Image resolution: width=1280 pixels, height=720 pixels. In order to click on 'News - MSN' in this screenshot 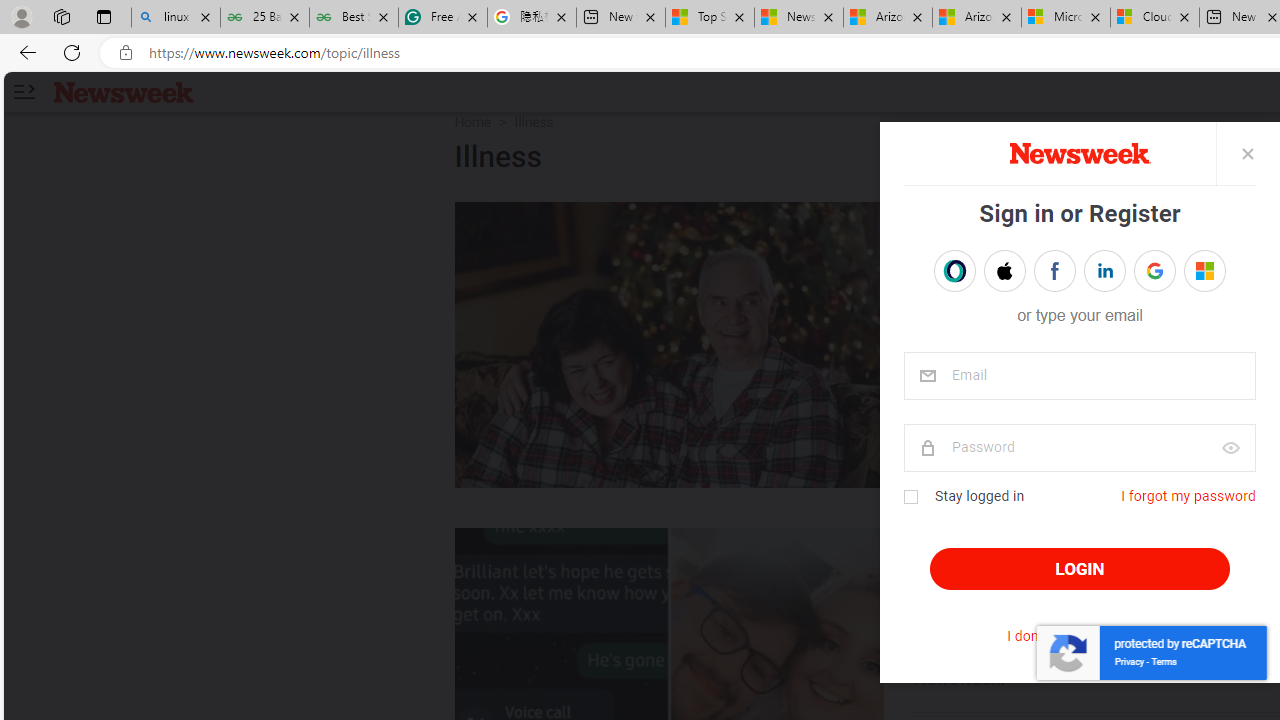, I will do `click(798, 17)`.